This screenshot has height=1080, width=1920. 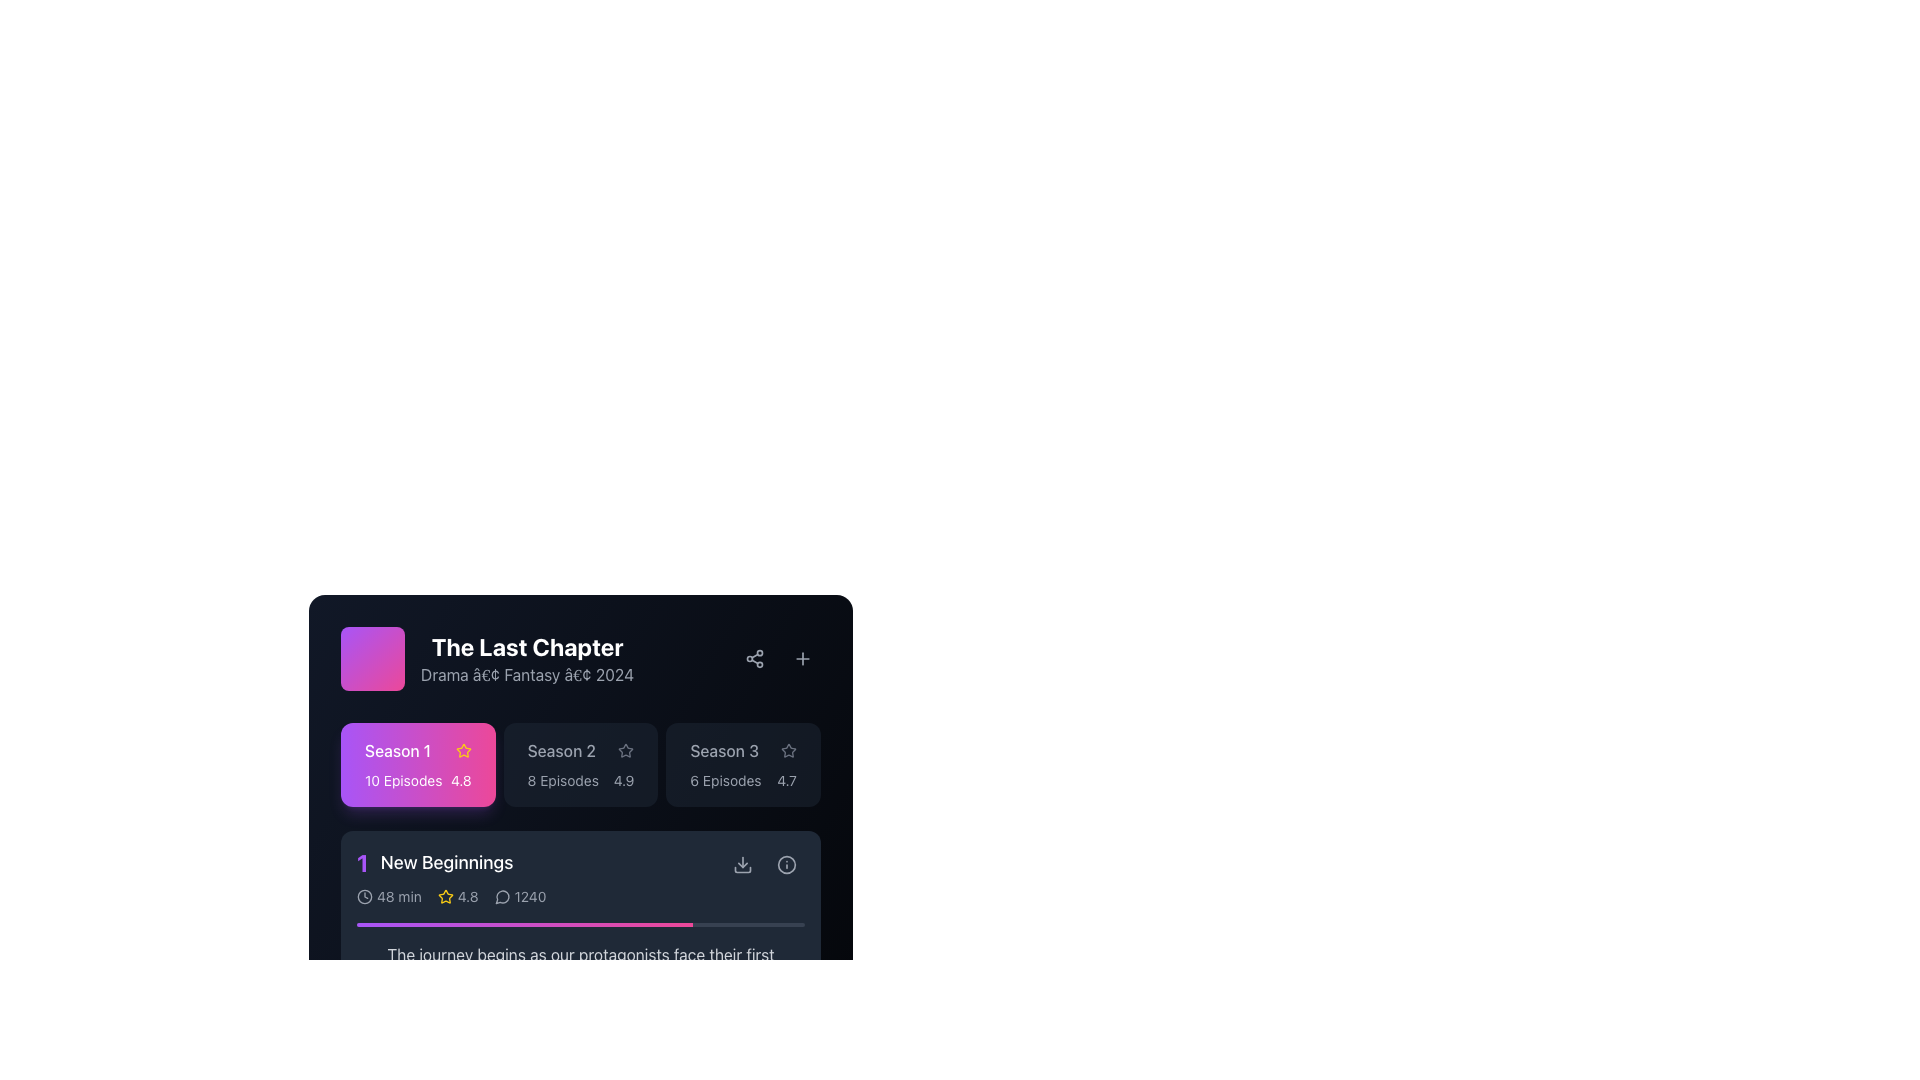 I want to click on the download icon button located in the bottom right corner of the episode information area for 'New Beginnings', so click(x=742, y=863).